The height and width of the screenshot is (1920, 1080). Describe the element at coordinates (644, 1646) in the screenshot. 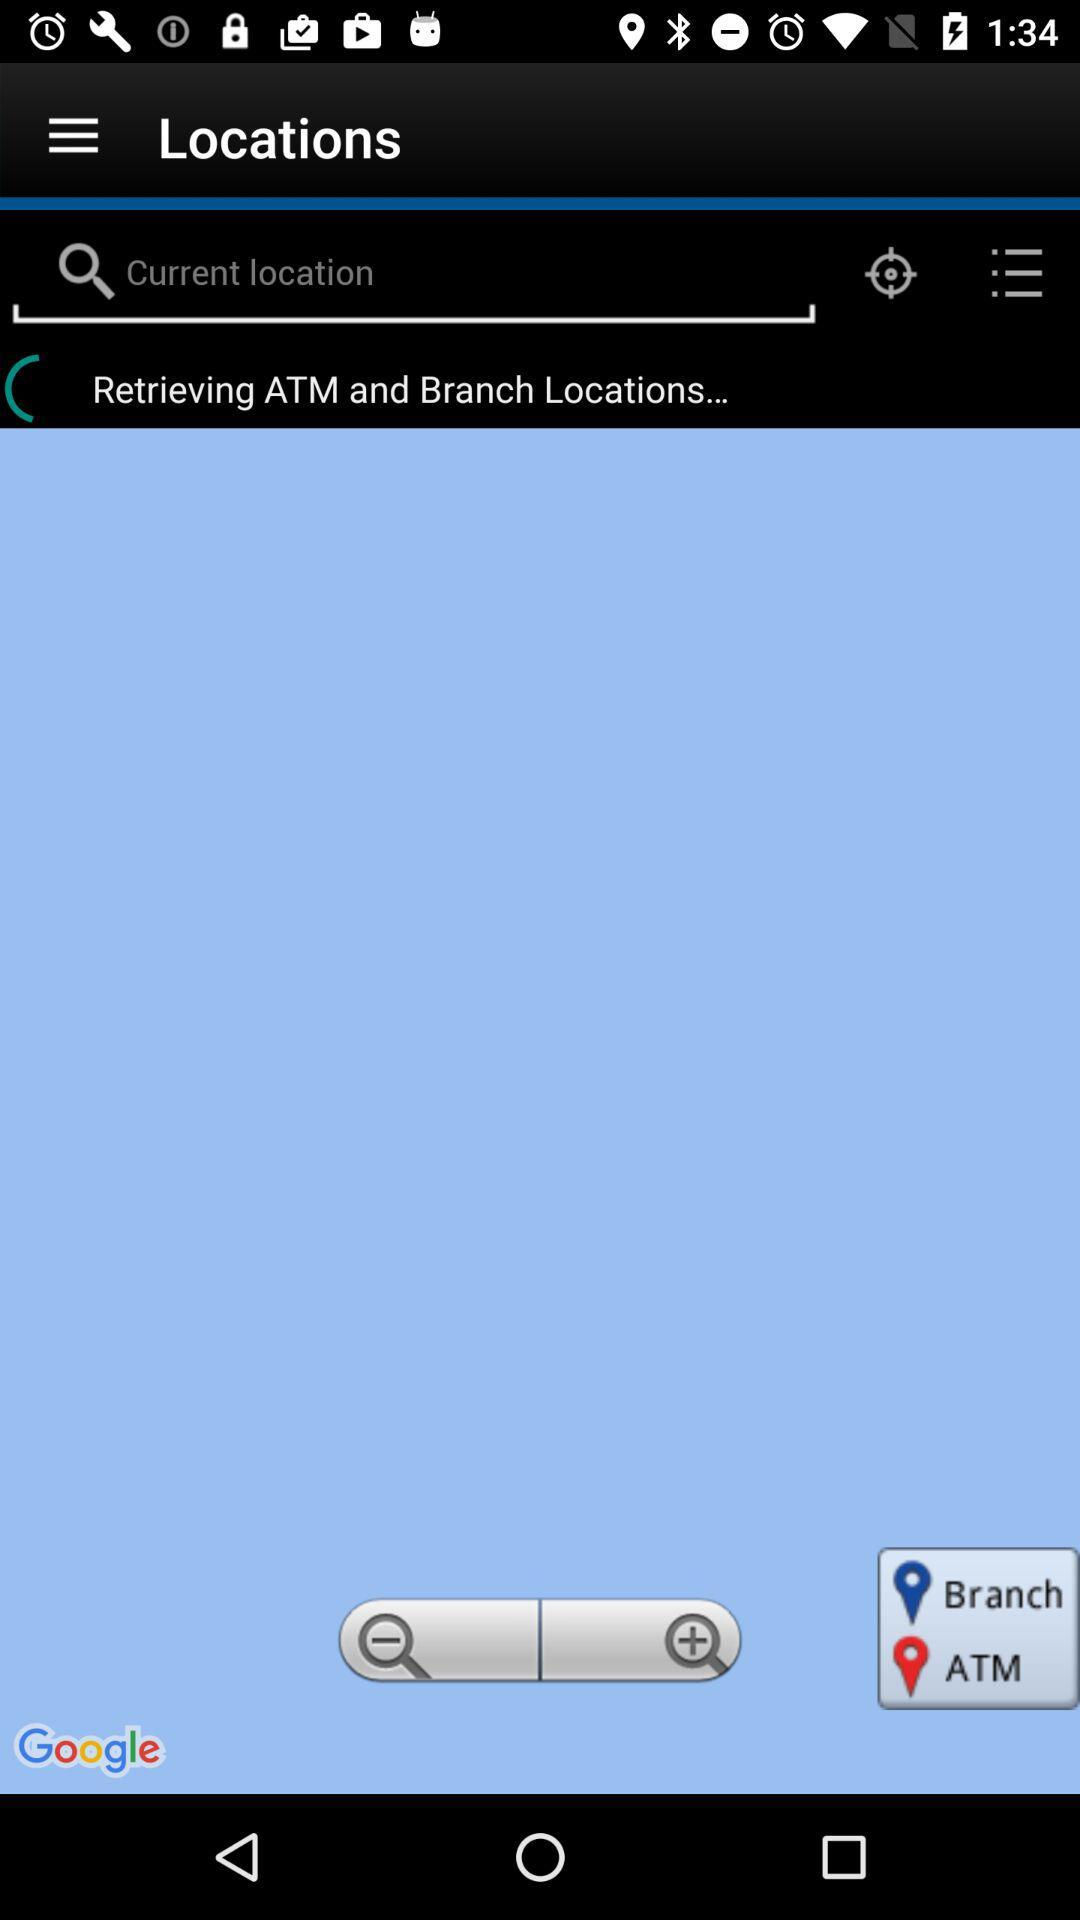

I see `shows the add option` at that location.